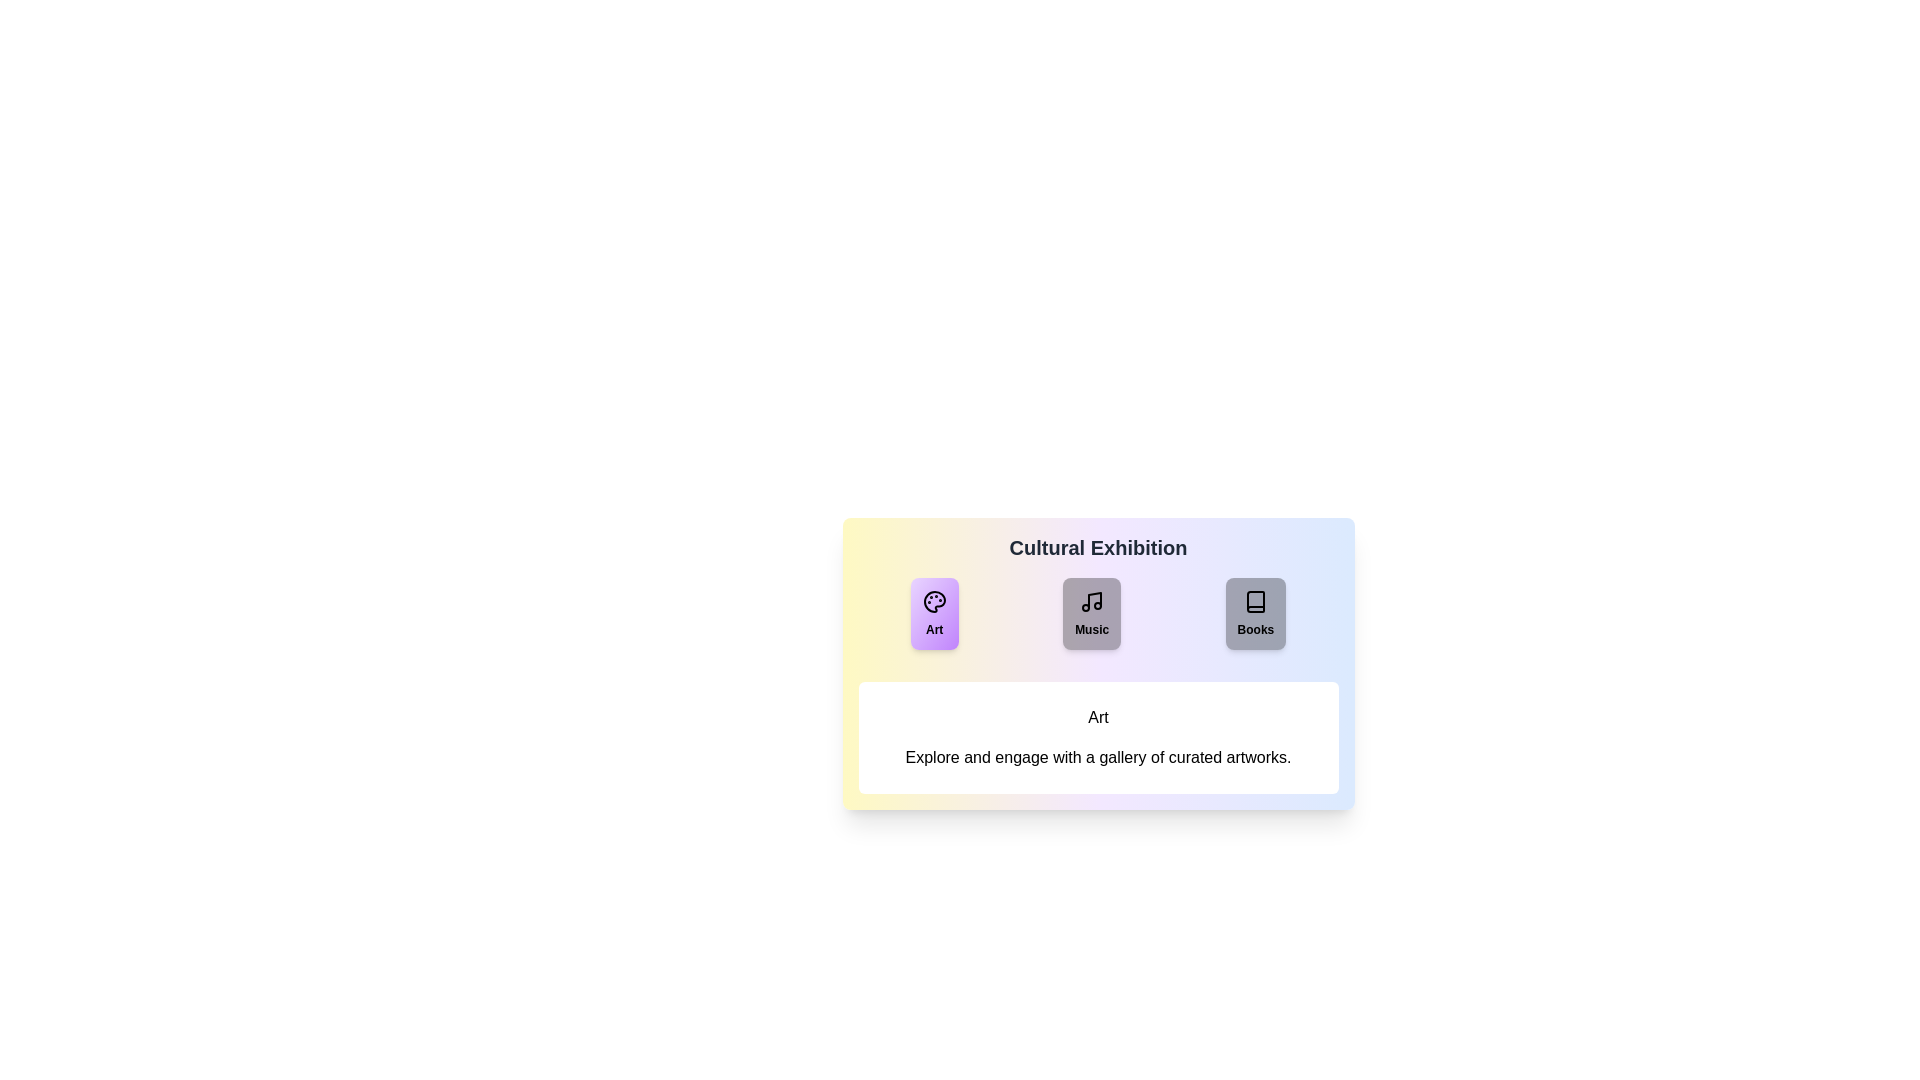 The height and width of the screenshot is (1080, 1920). Describe the element at coordinates (933, 612) in the screenshot. I see `the Art tab by clicking on its button` at that location.